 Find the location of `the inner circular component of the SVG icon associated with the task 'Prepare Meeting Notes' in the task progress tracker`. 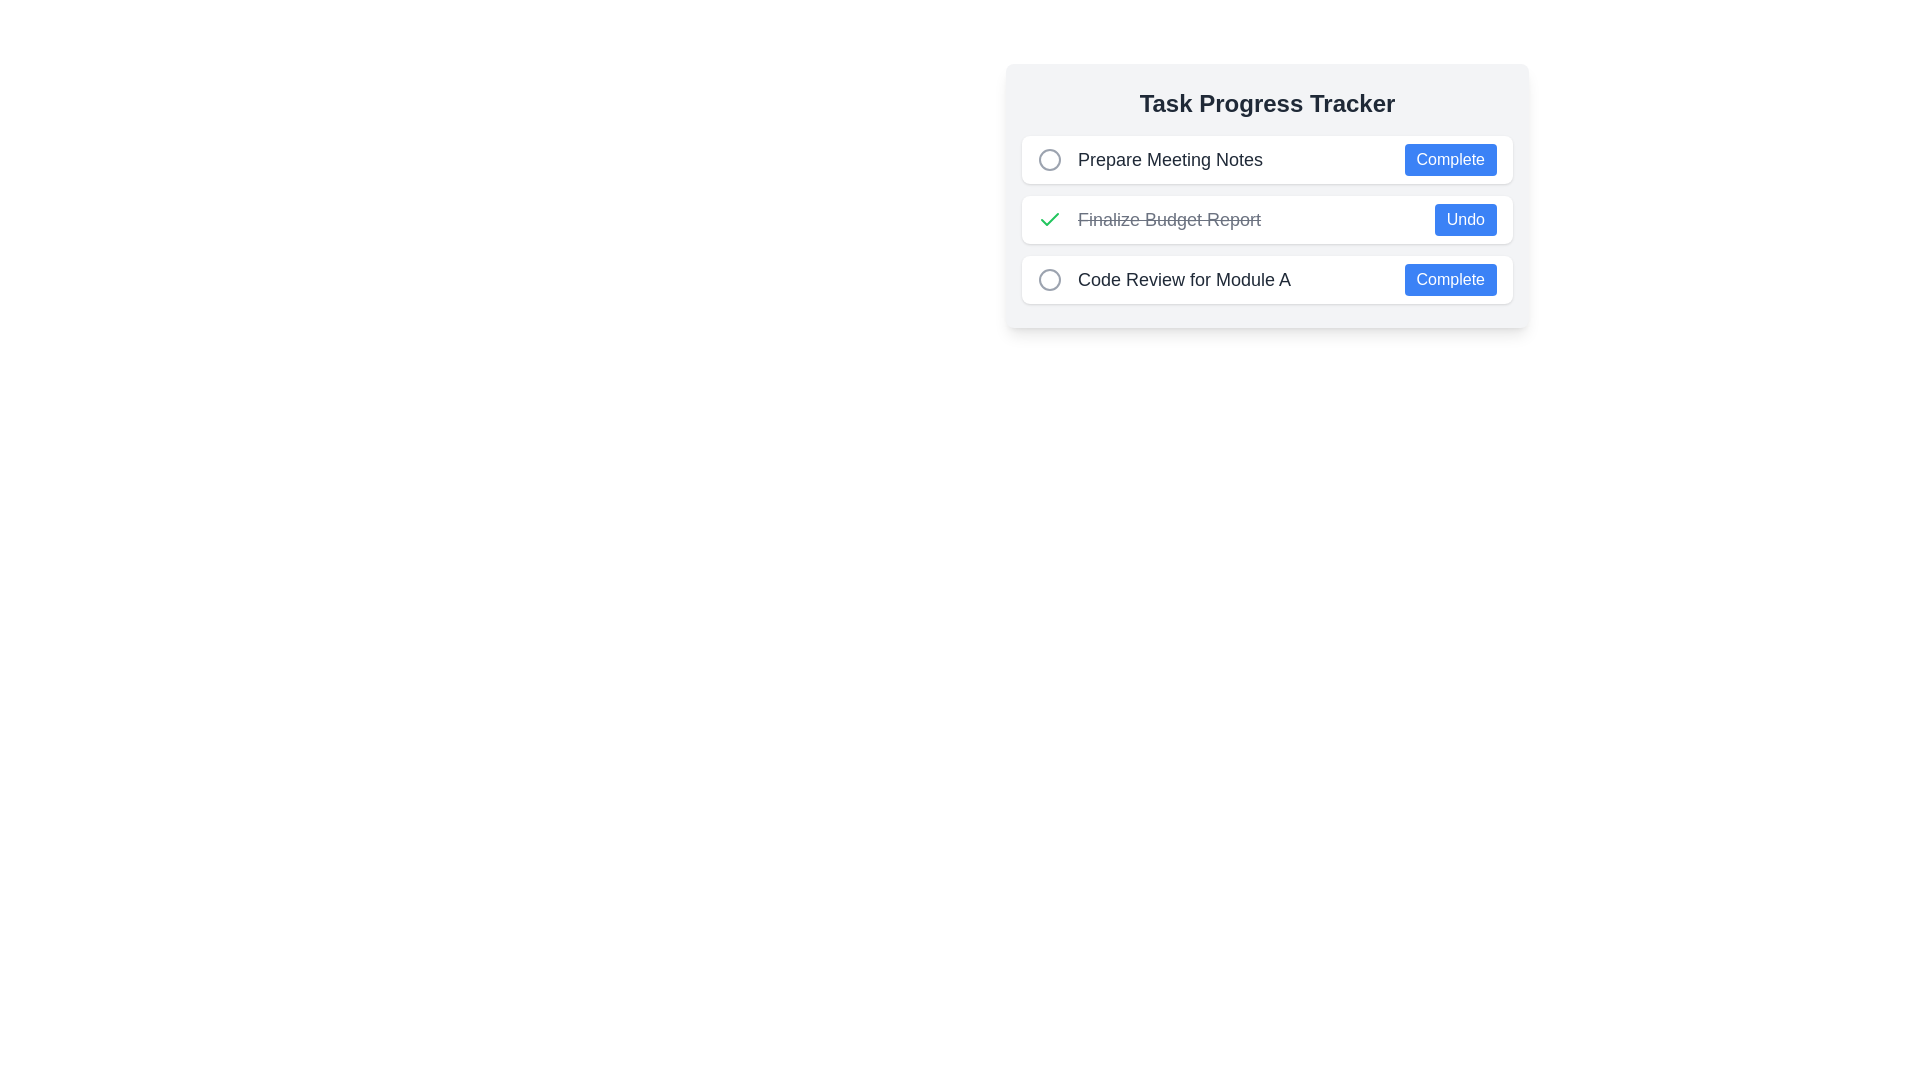

the inner circular component of the SVG icon associated with the task 'Prepare Meeting Notes' in the task progress tracker is located at coordinates (1049, 158).